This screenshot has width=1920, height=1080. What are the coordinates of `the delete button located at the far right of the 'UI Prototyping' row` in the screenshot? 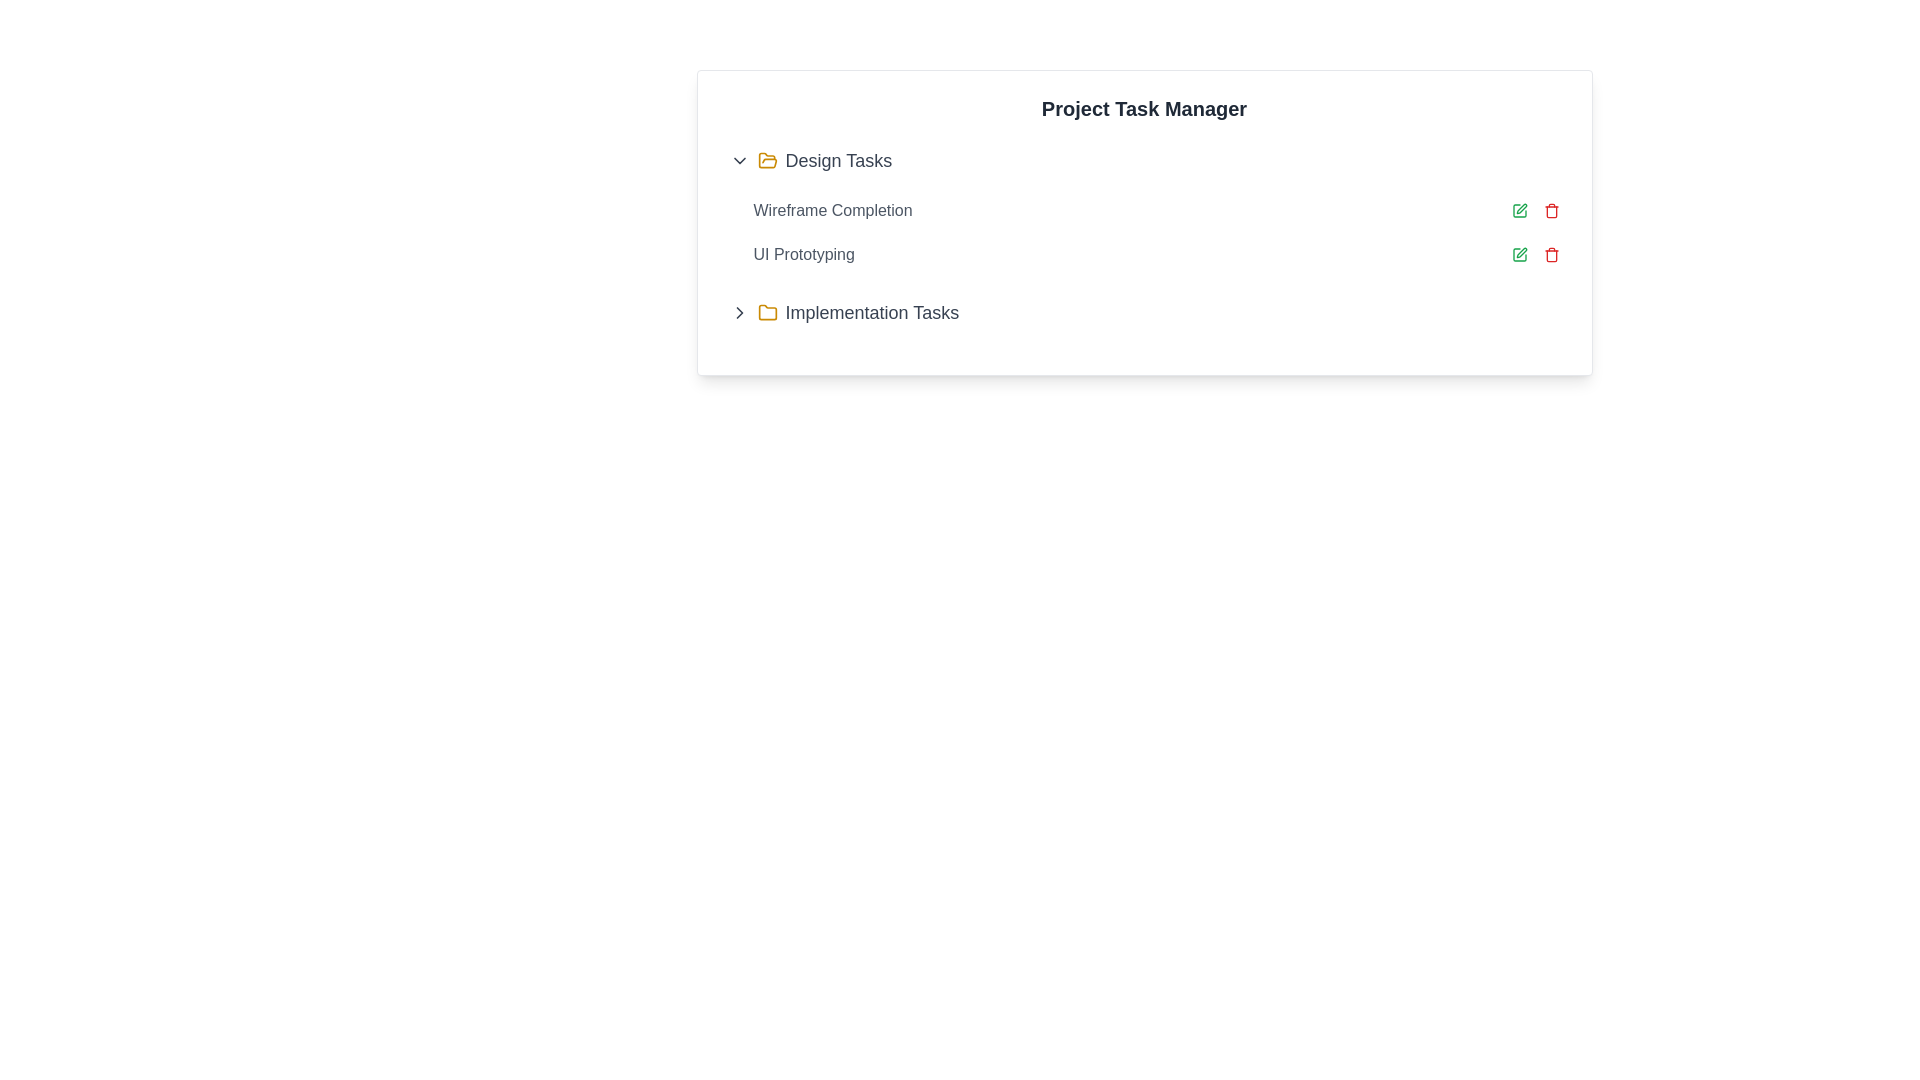 It's located at (1550, 253).